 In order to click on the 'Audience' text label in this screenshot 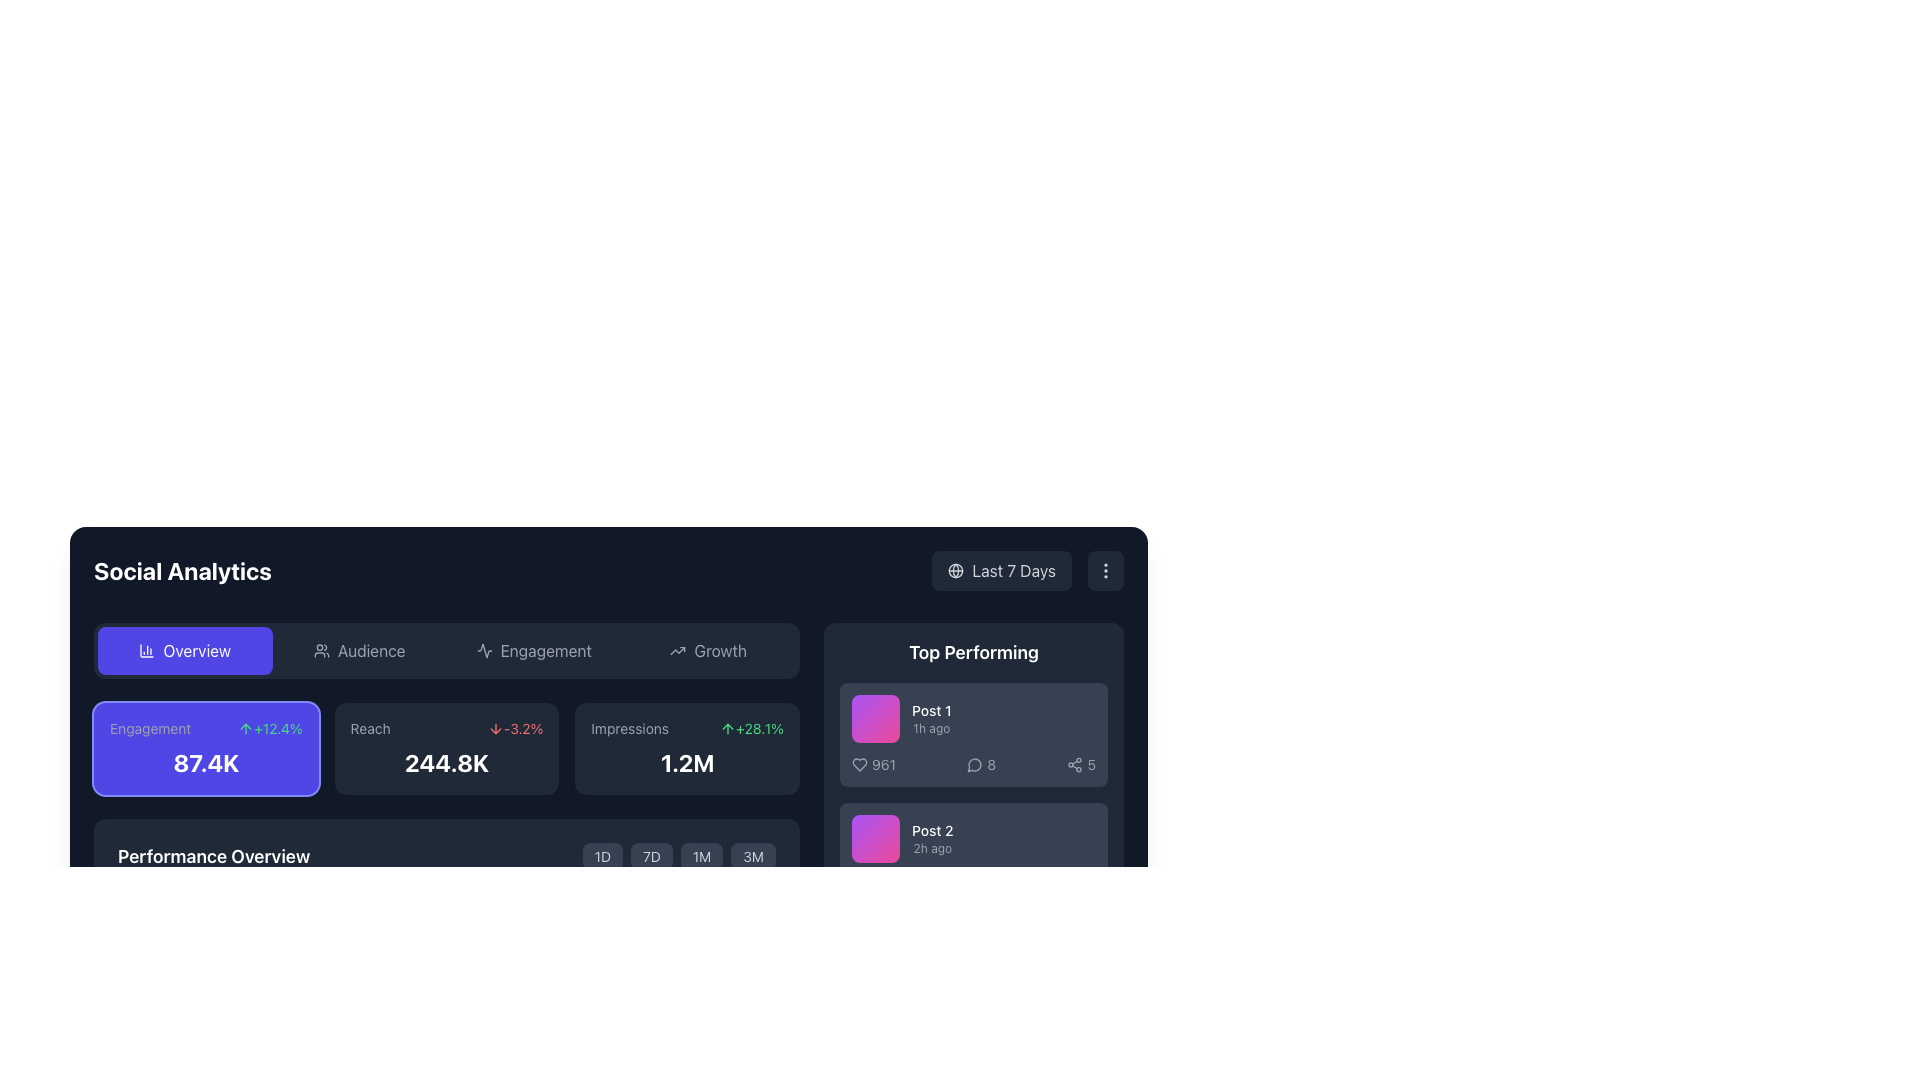, I will do `click(371, 651)`.